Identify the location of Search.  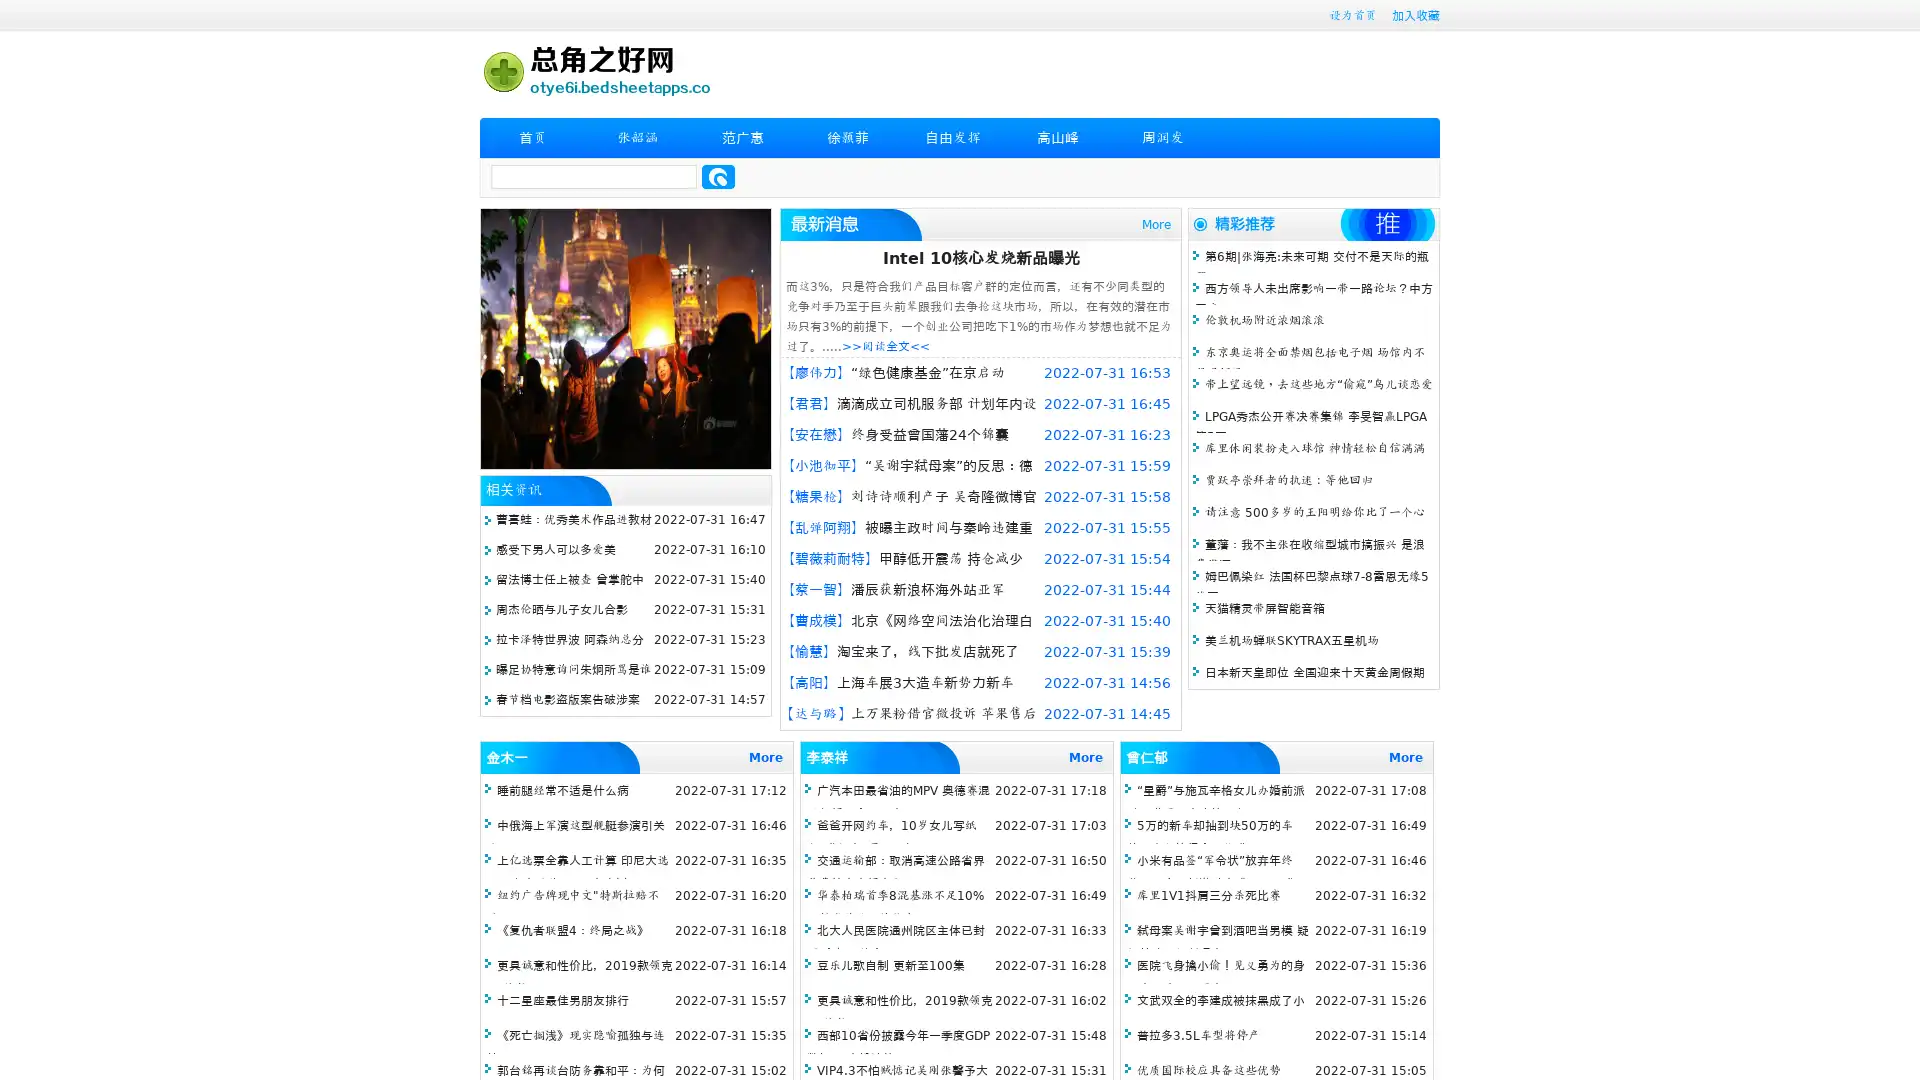
(718, 176).